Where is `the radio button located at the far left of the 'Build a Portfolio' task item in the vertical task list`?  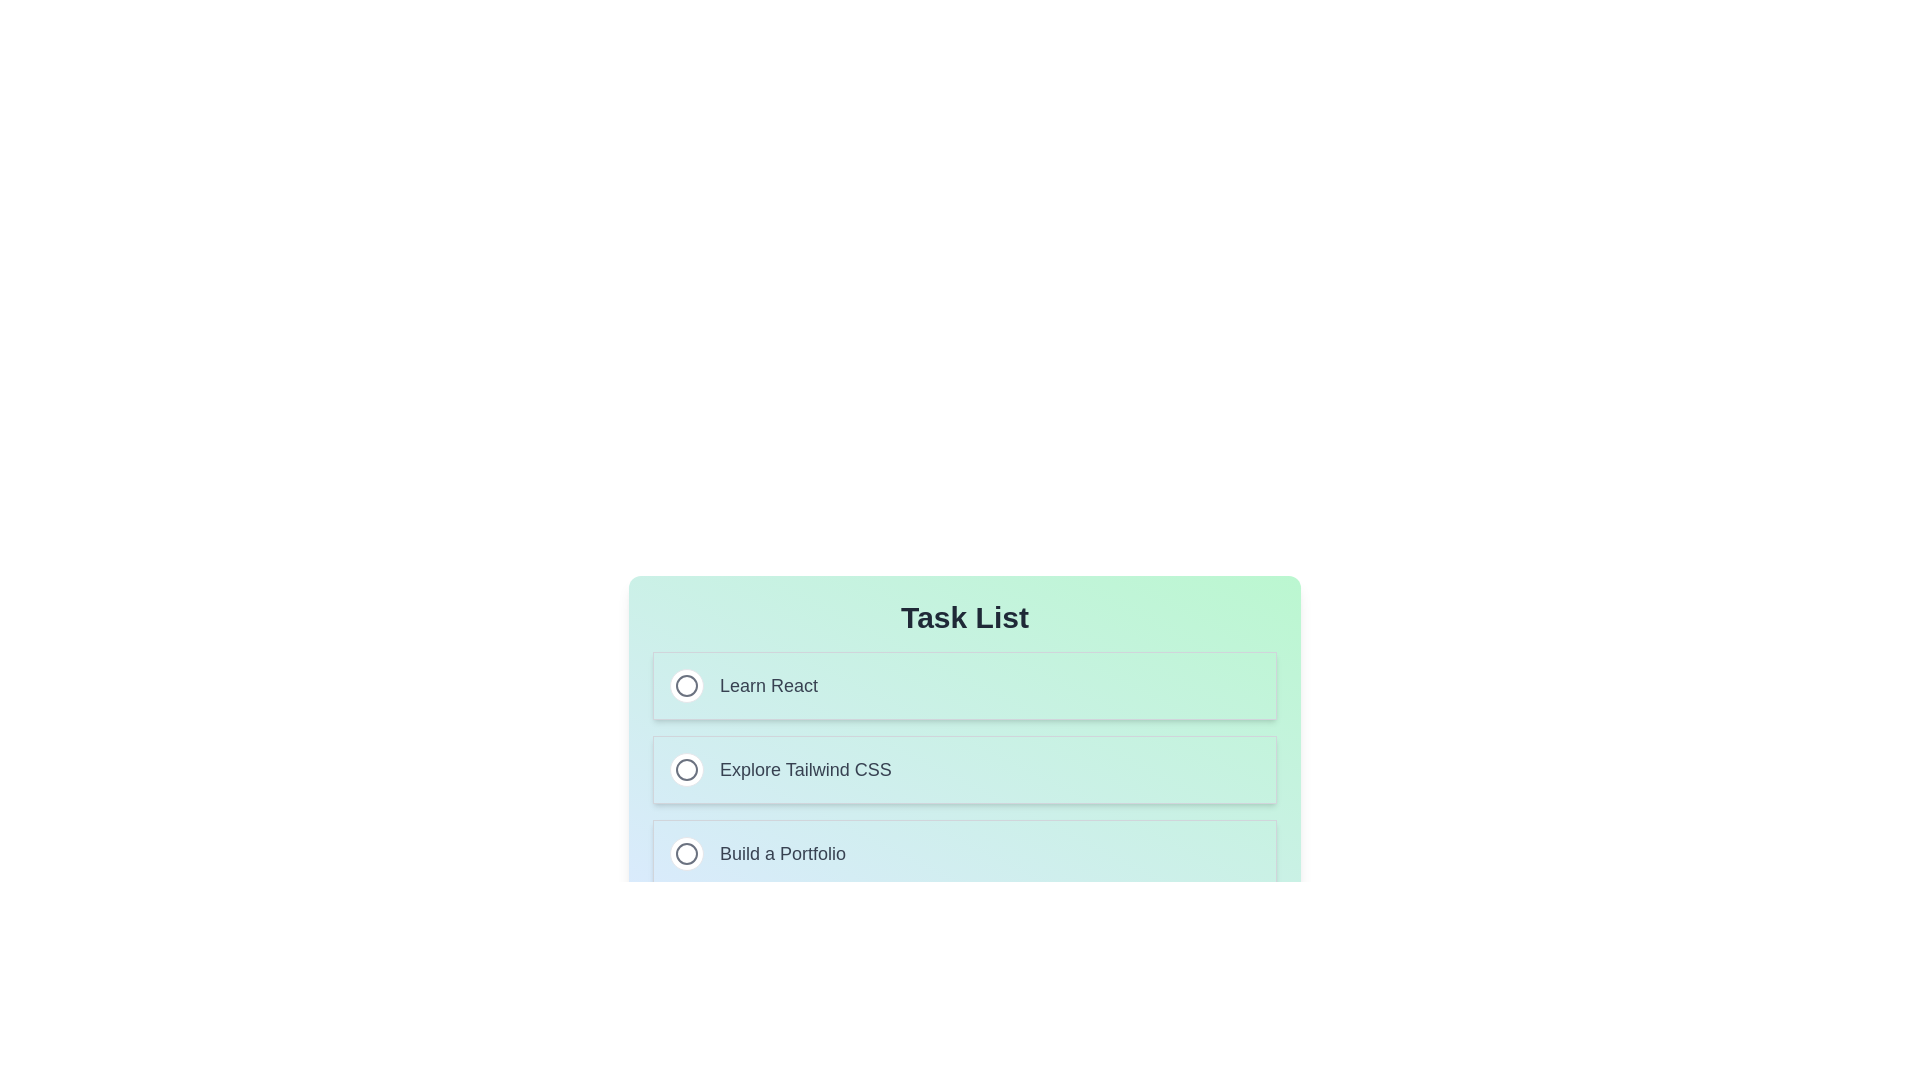
the radio button located at the far left of the 'Build a Portfolio' task item in the vertical task list is located at coordinates (686, 853).